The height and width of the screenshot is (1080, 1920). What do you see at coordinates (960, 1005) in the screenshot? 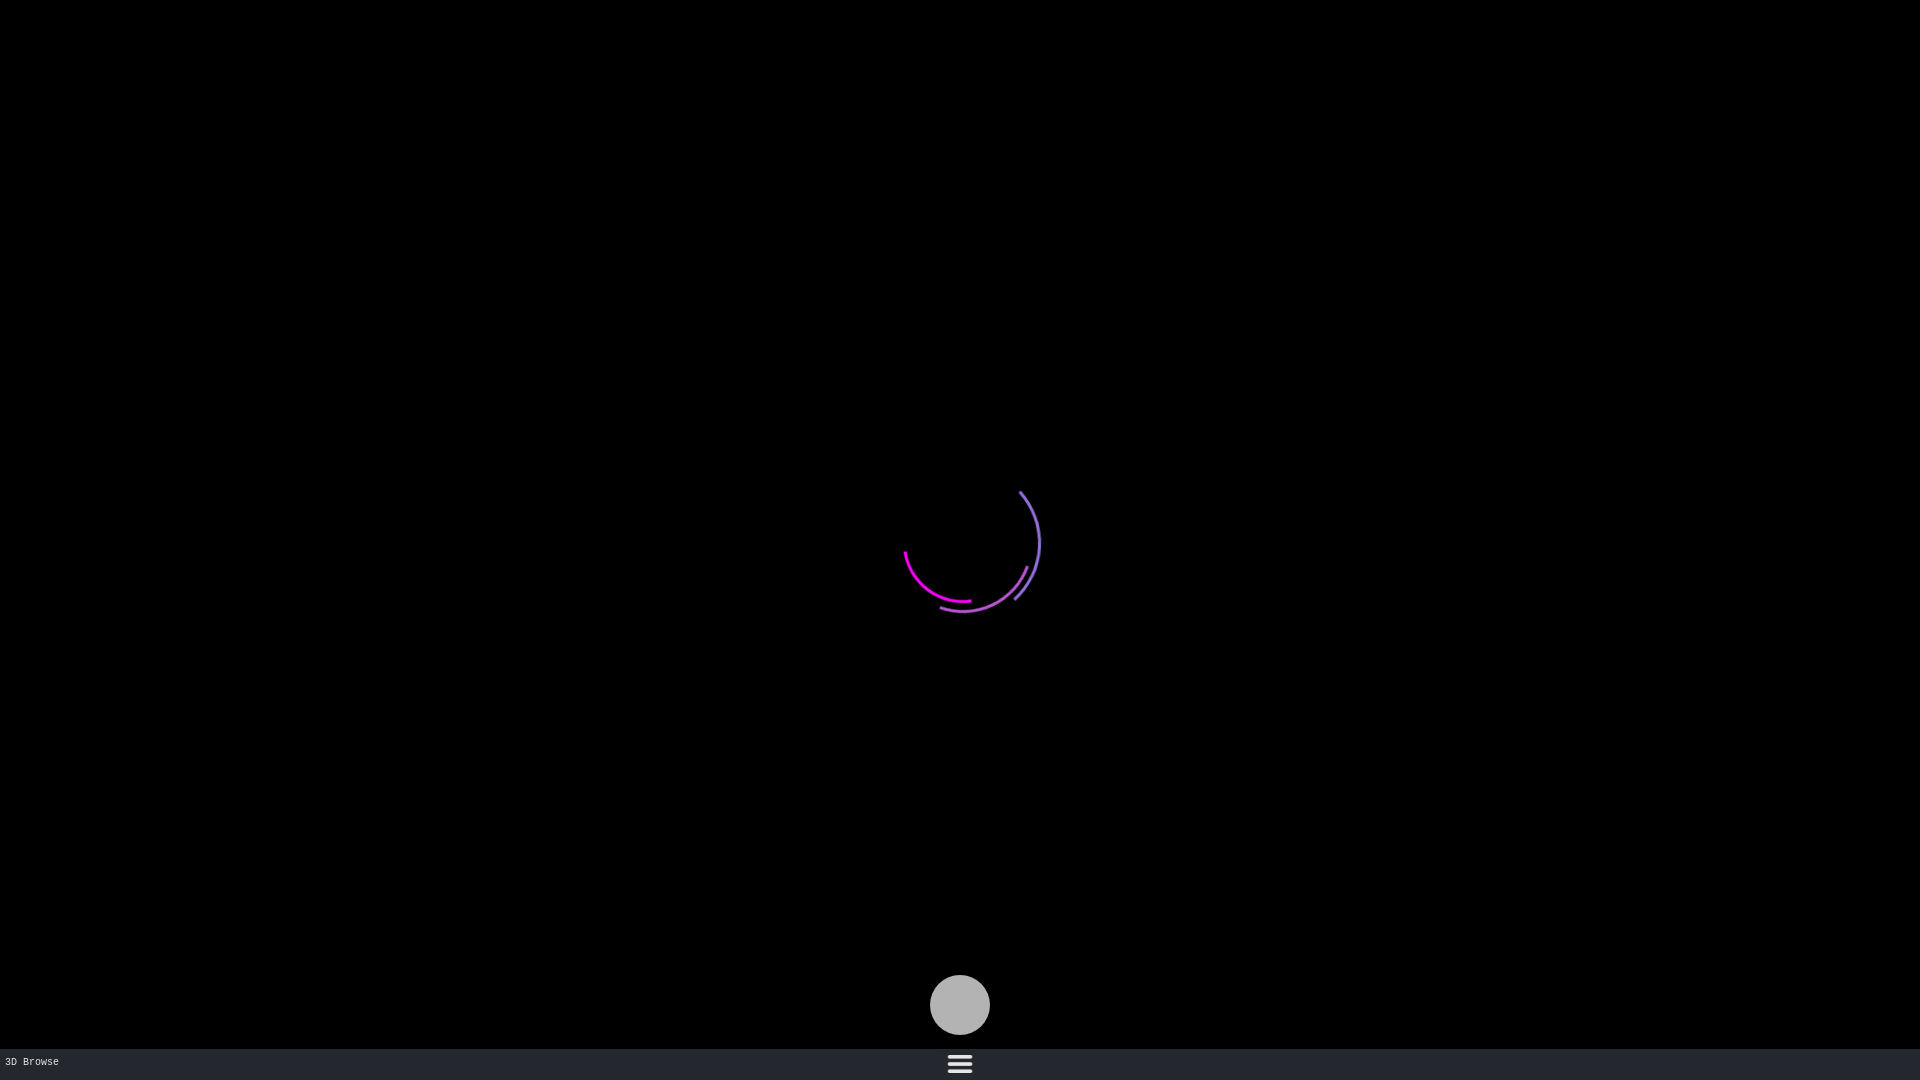
I see `'0'` at bounding box center [960, 1005].